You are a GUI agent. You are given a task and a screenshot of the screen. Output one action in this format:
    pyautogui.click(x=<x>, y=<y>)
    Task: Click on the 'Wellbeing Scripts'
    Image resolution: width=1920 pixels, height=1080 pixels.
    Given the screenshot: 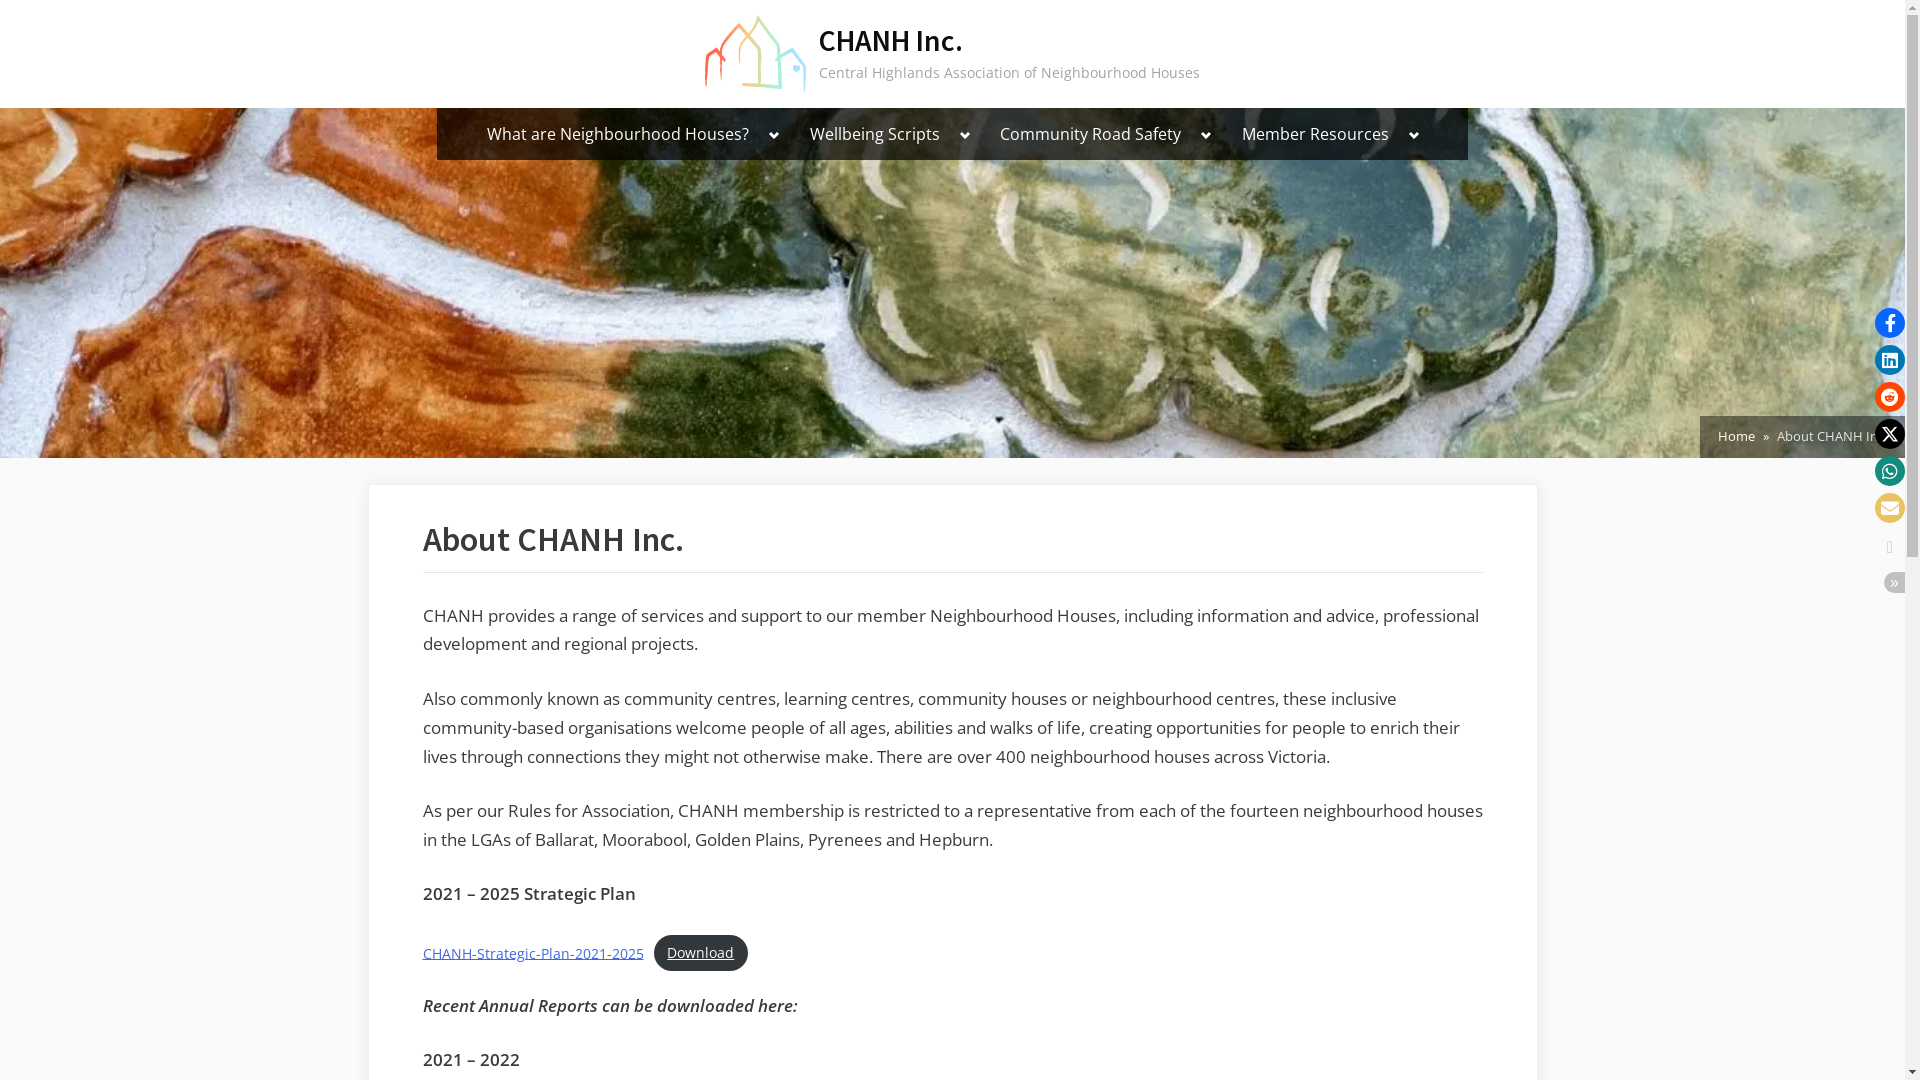 What is the action you would take?
    pyautogui.click(x=874, y=134)
    